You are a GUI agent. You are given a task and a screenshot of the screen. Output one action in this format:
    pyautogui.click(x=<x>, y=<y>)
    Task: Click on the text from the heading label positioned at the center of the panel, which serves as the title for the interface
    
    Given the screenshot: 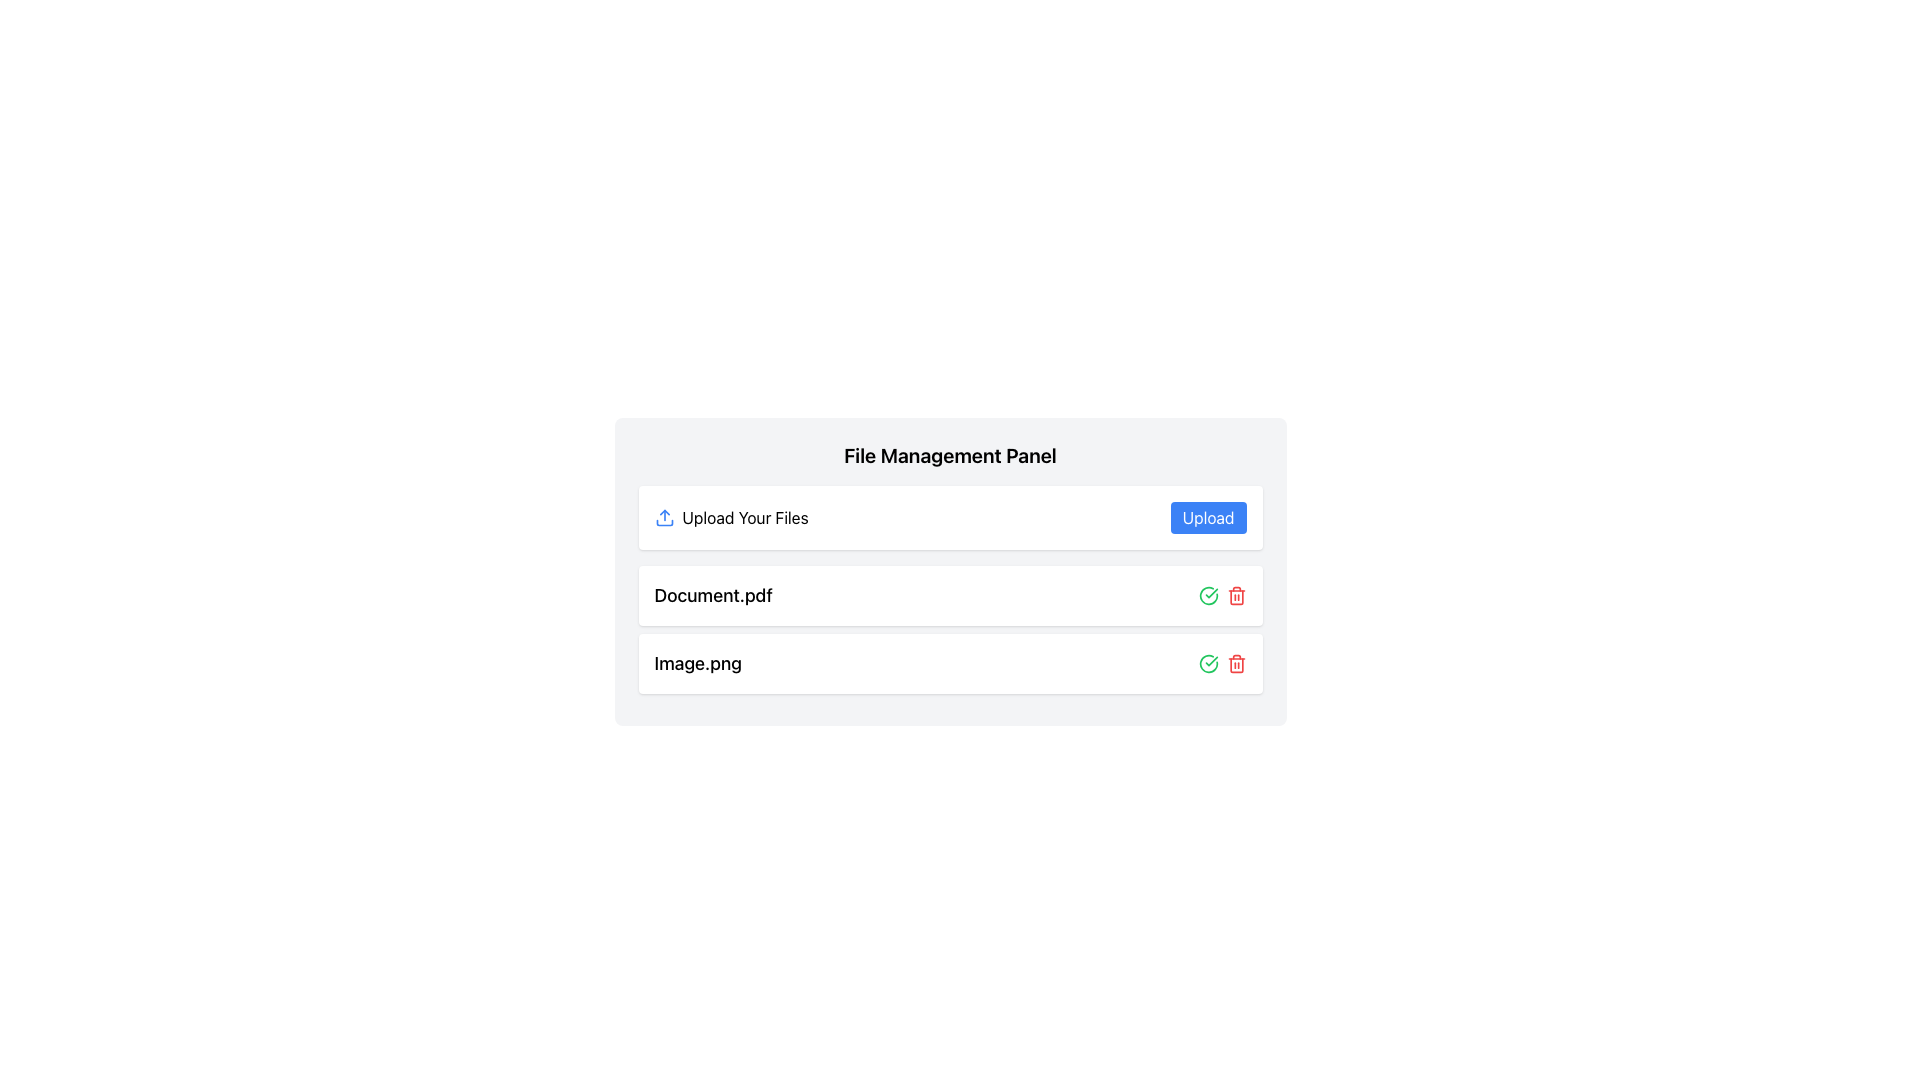 What is the action you would take?
    pyautogui.click(x=949, y=455)
    